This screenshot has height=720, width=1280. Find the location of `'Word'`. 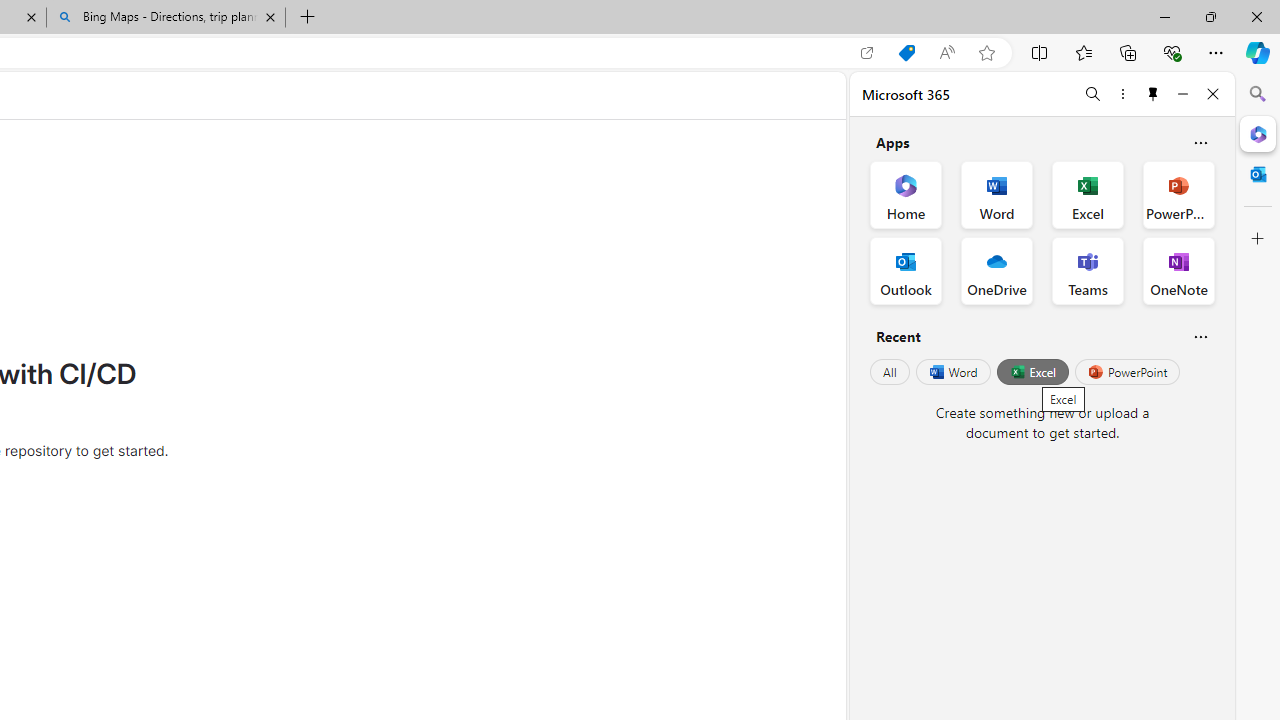

'Word' is located at coordinates (951, 372).